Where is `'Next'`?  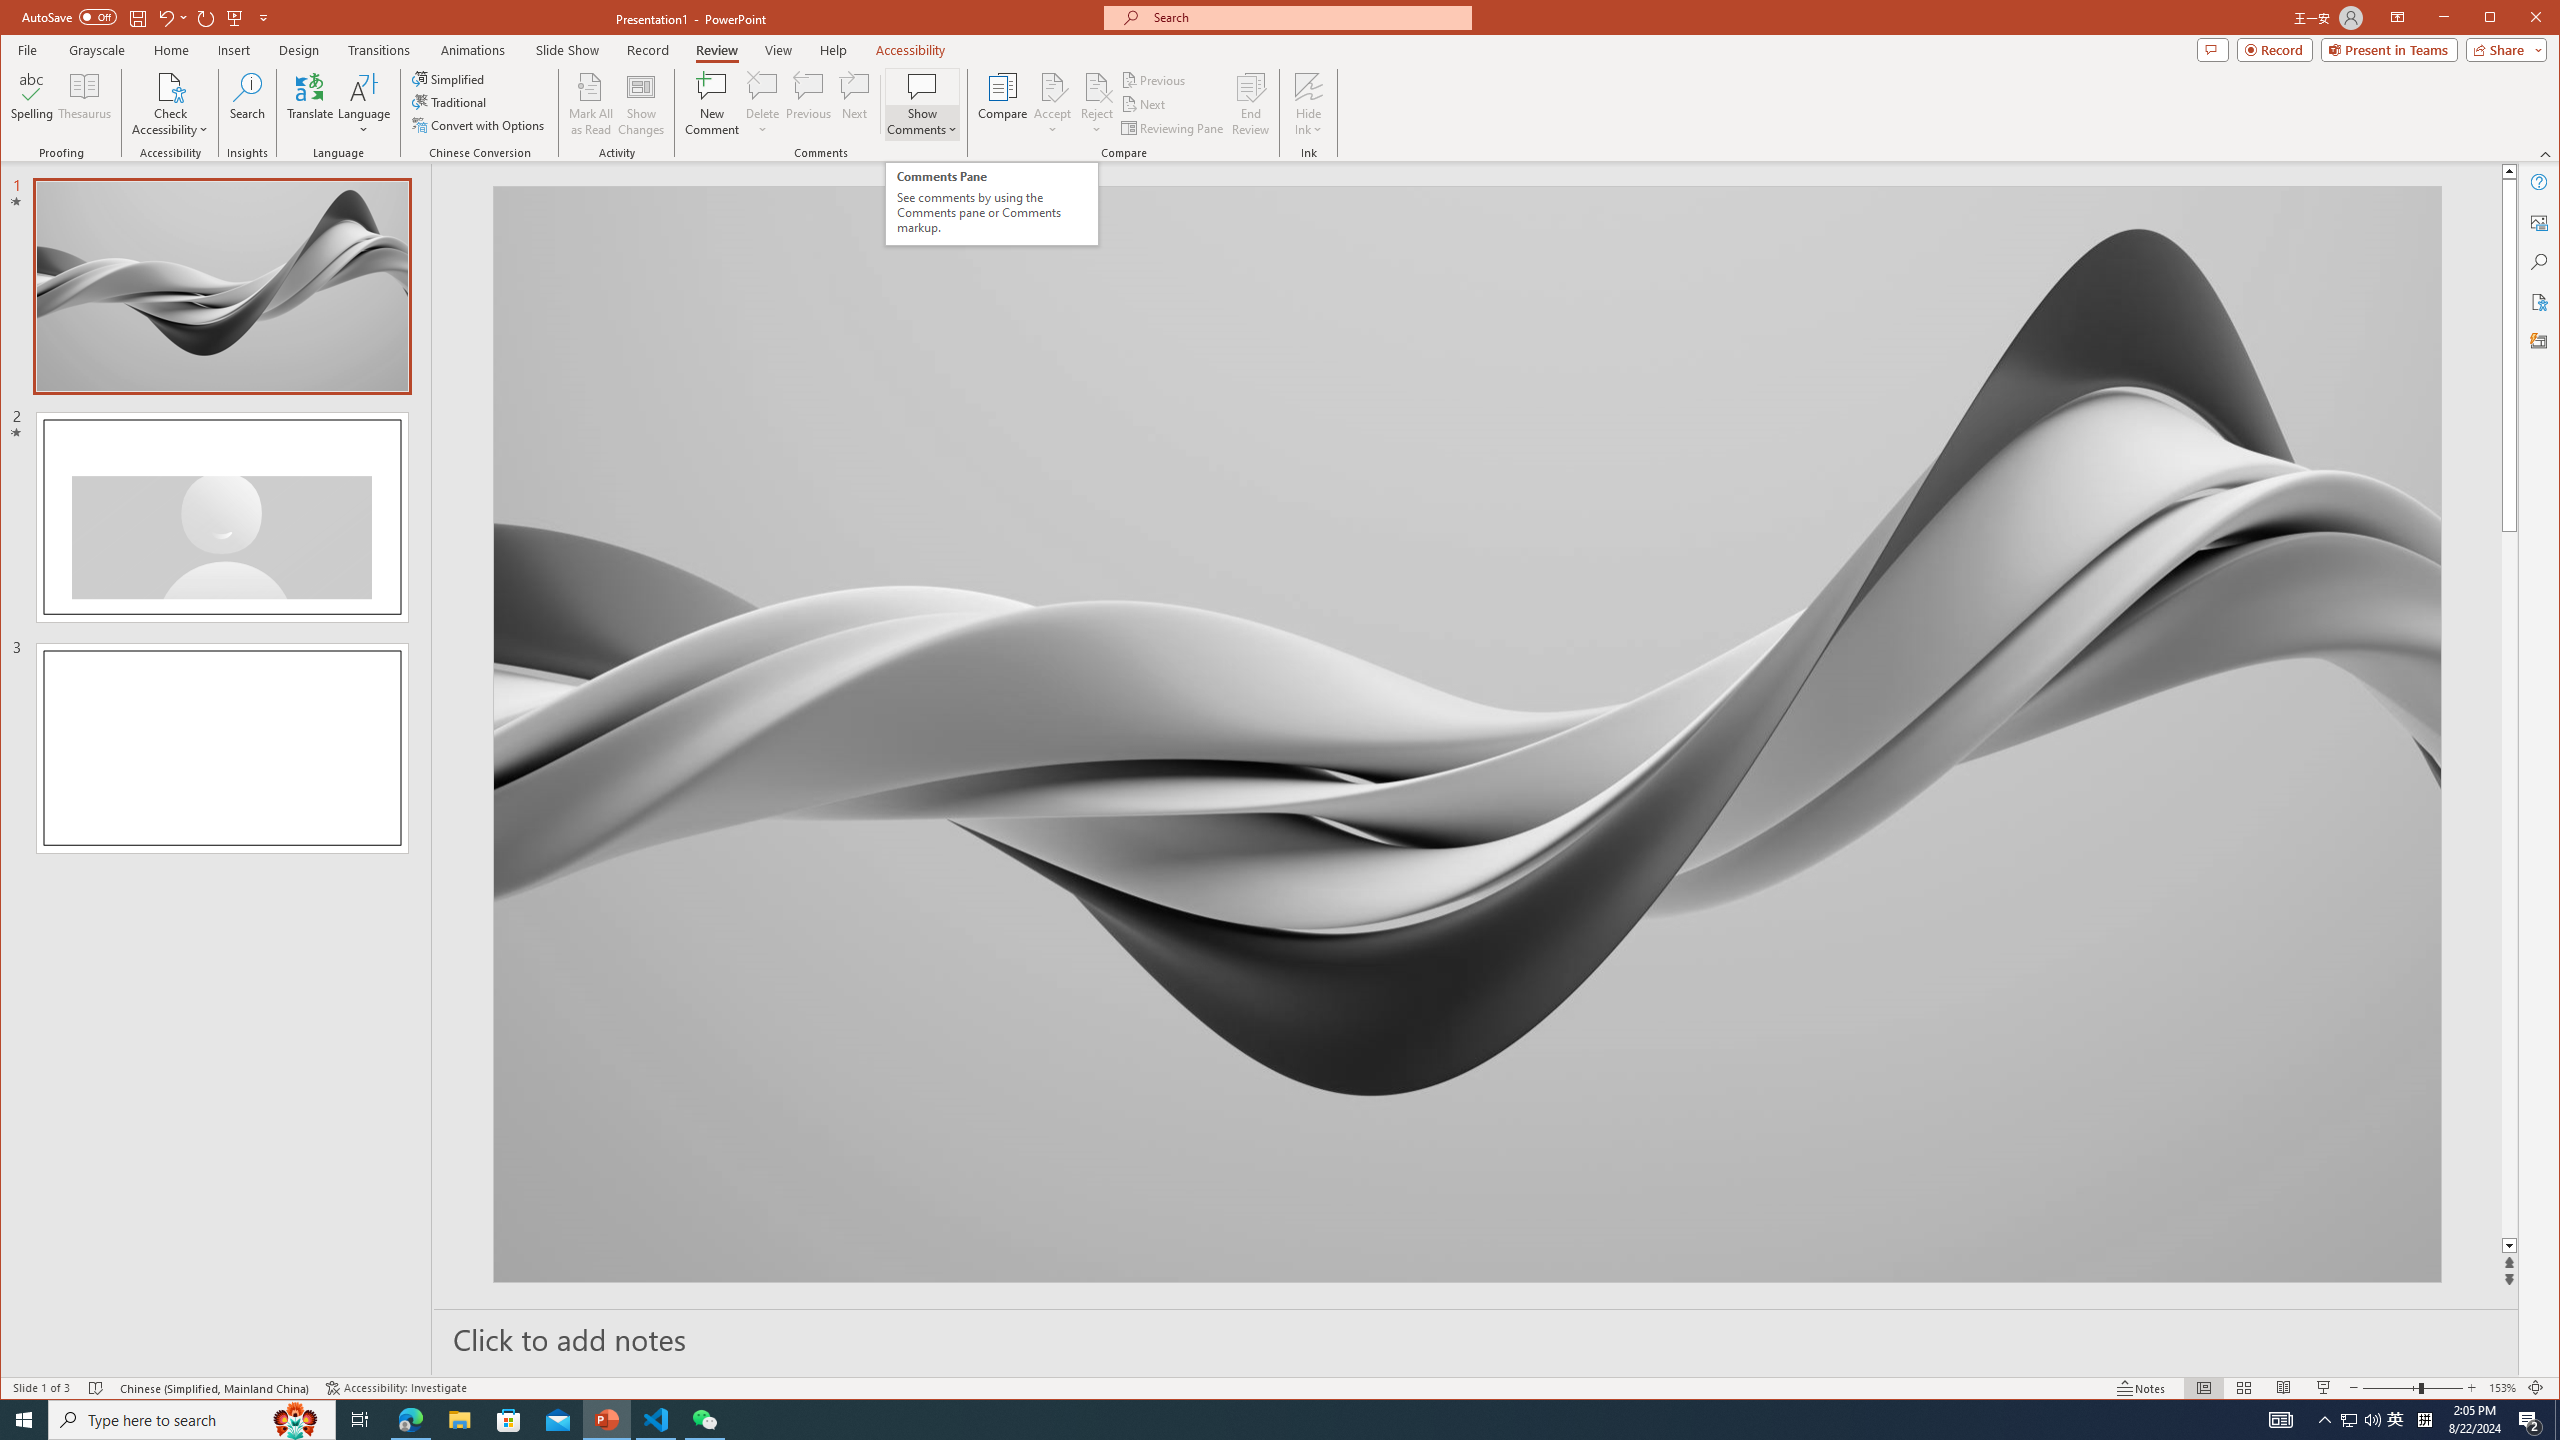
'Next' is located at coordinates (1145, 104).